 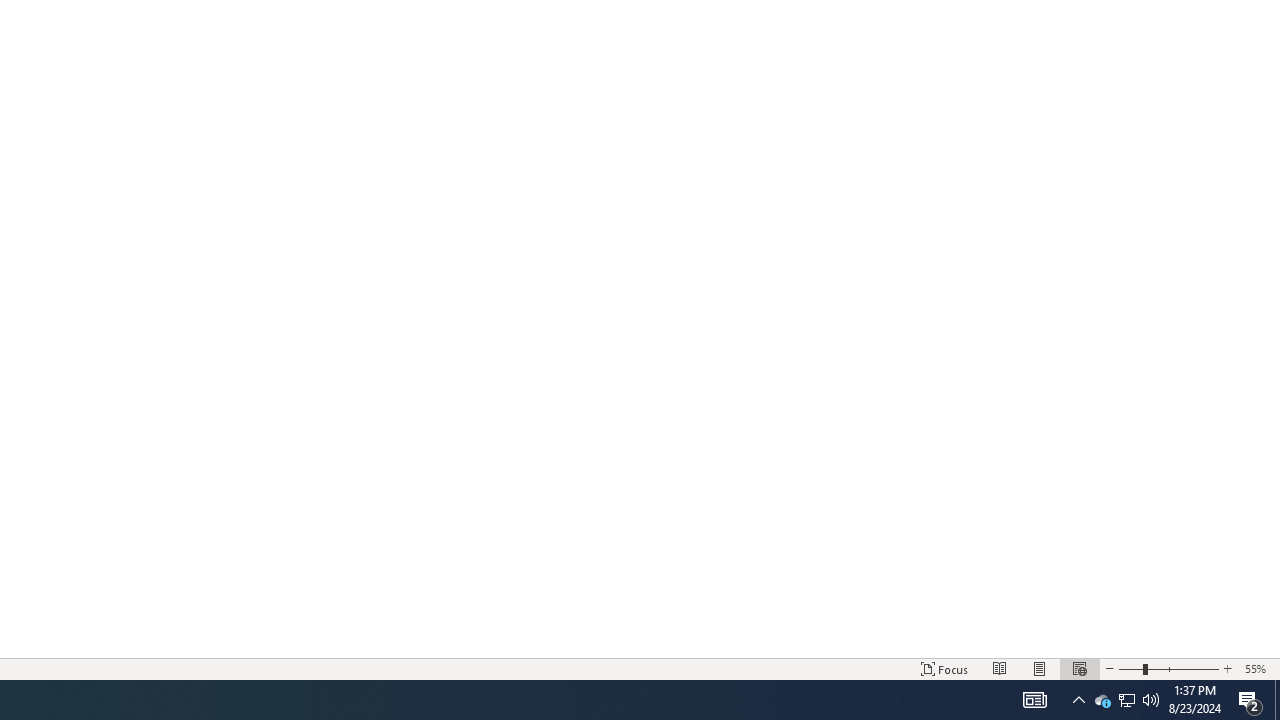 I want to click on 'Print Layout', so click(x=1040, y=669).